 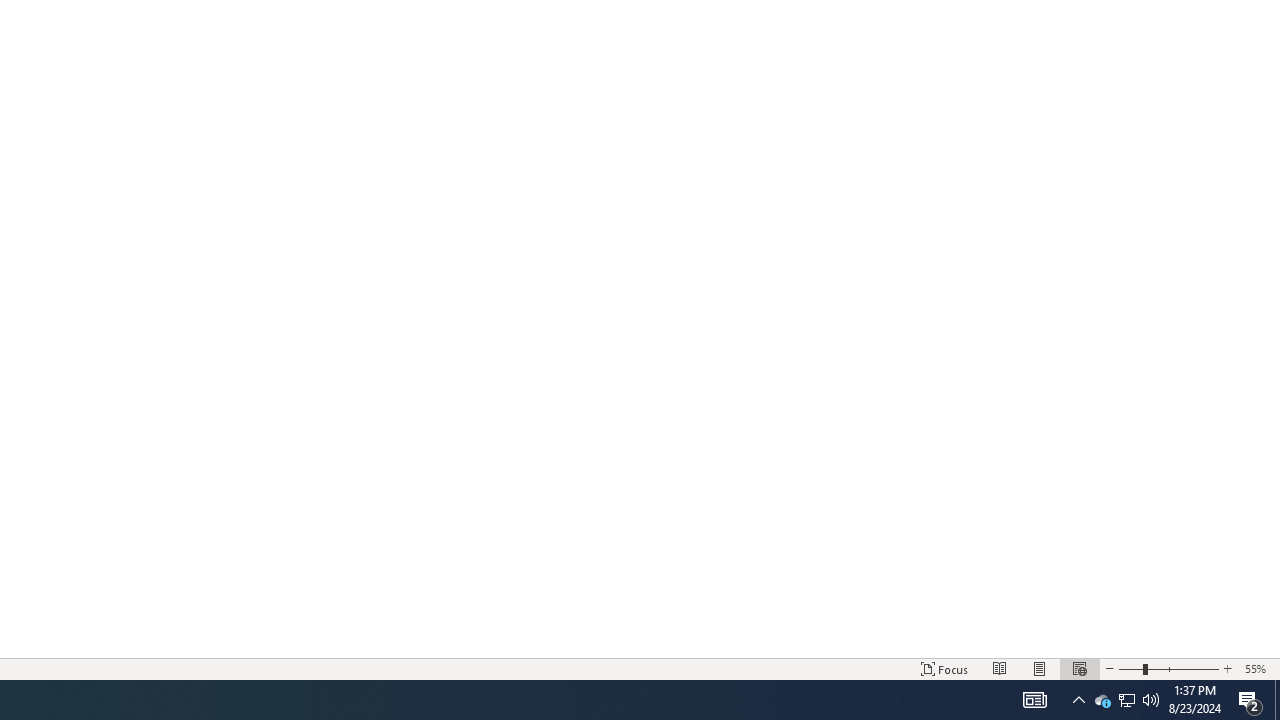 I want to click on 'Print Layout', so click(x=1040, y=669).